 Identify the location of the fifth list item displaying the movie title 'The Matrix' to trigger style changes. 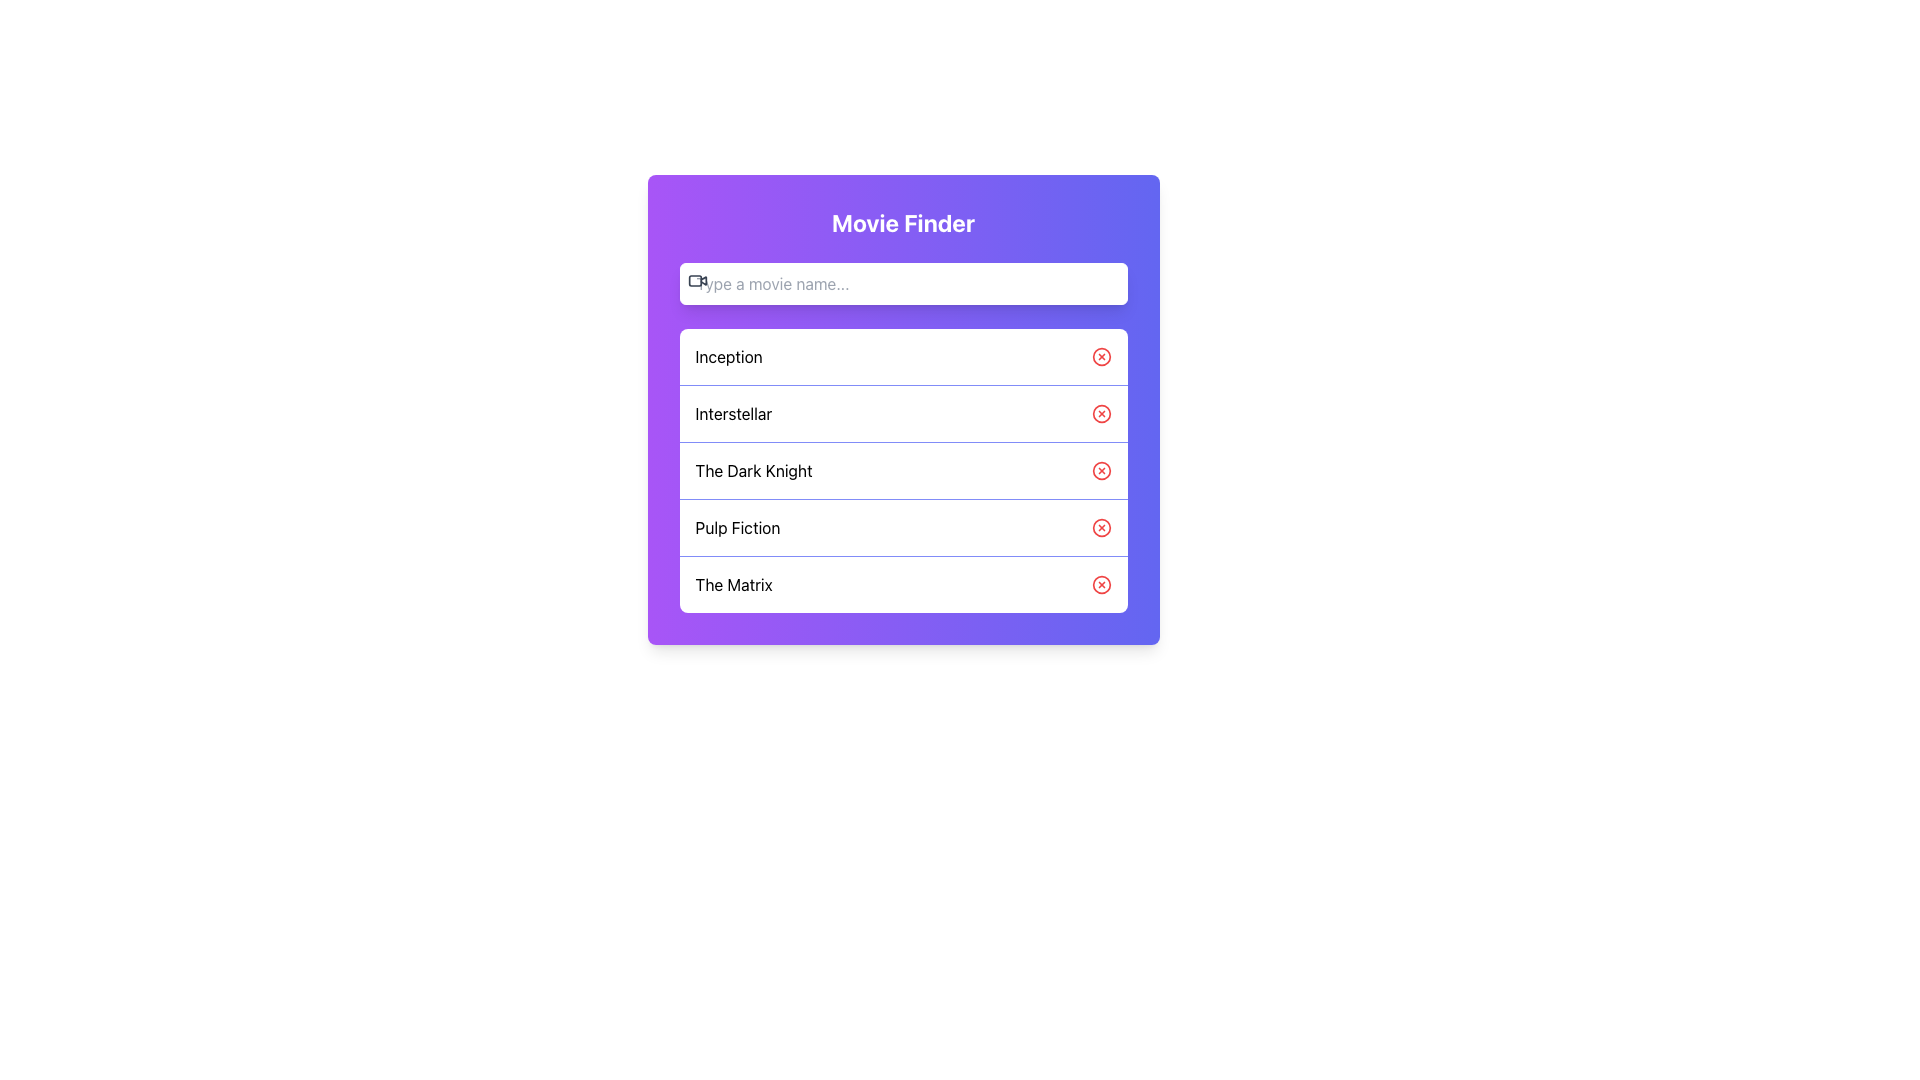
(902, 584).